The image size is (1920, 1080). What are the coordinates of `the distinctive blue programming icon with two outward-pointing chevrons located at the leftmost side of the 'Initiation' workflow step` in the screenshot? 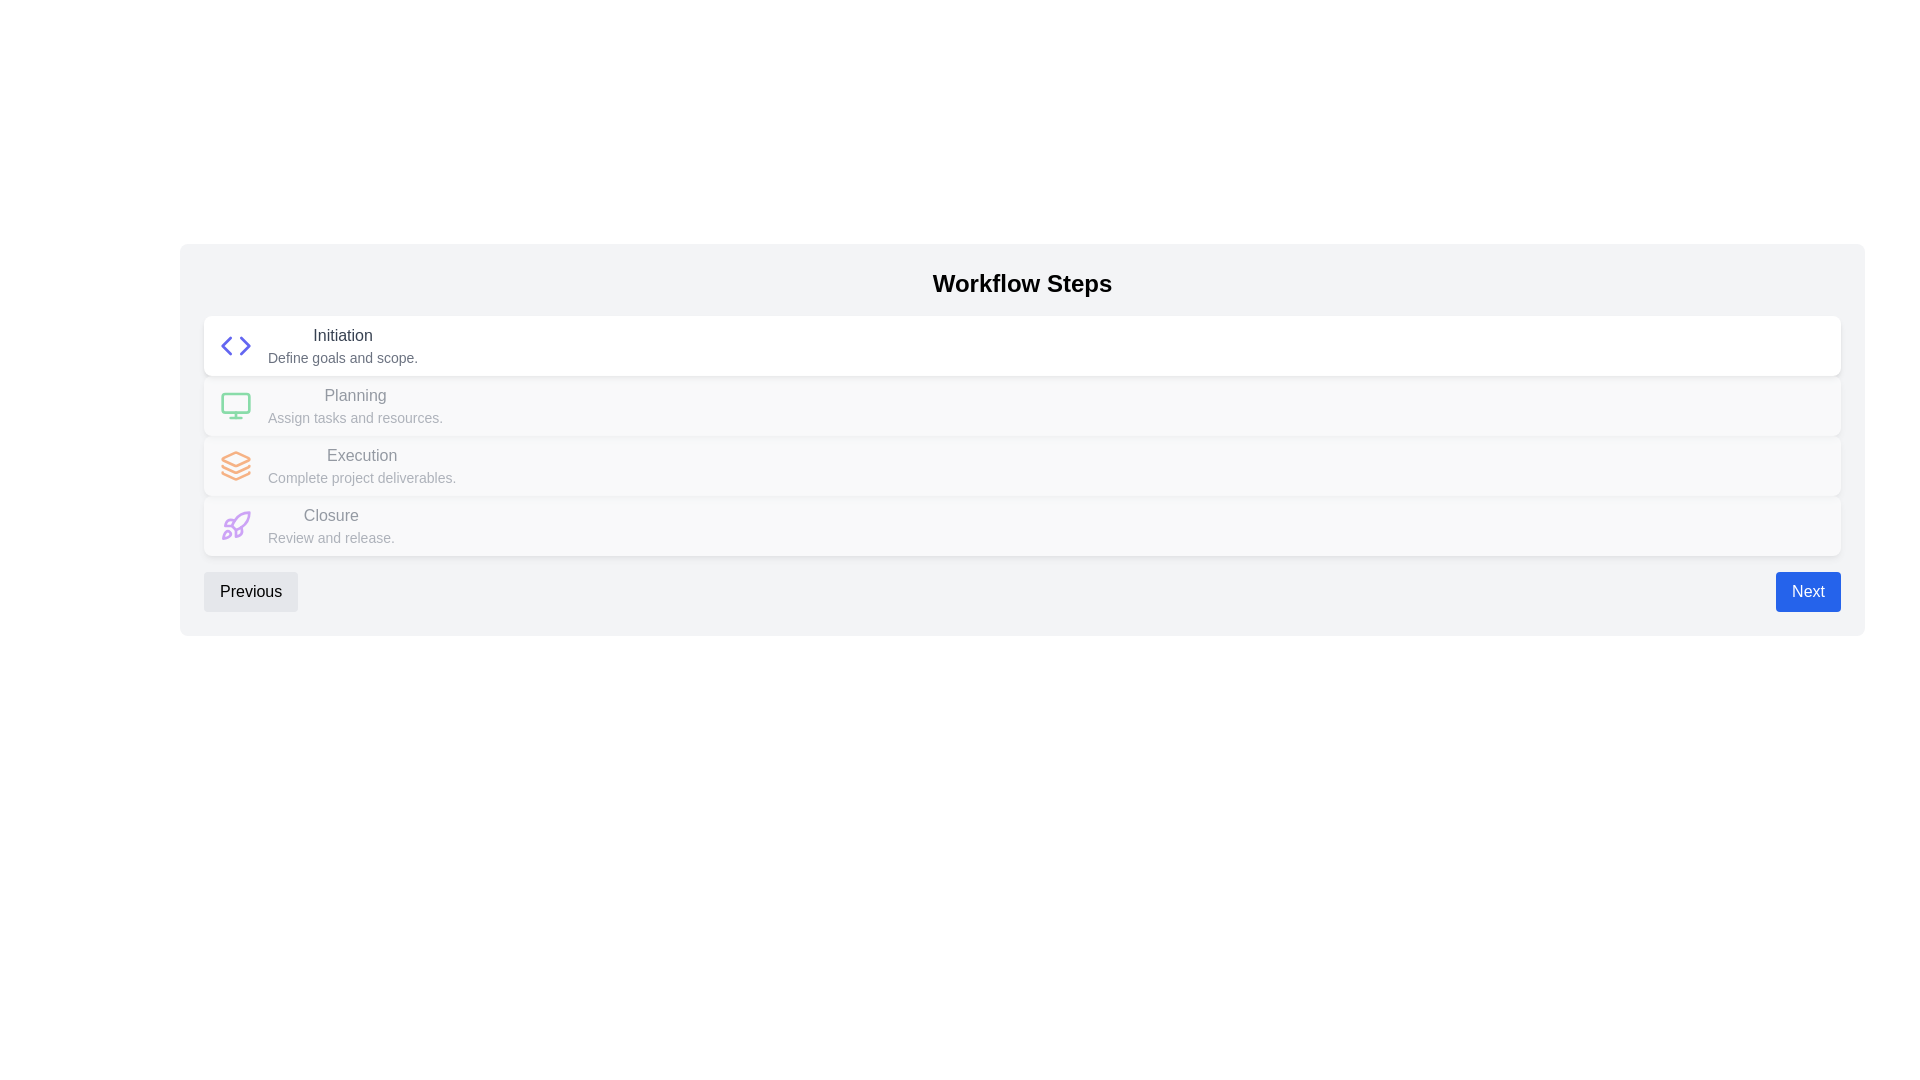 It's located at (235, 345).